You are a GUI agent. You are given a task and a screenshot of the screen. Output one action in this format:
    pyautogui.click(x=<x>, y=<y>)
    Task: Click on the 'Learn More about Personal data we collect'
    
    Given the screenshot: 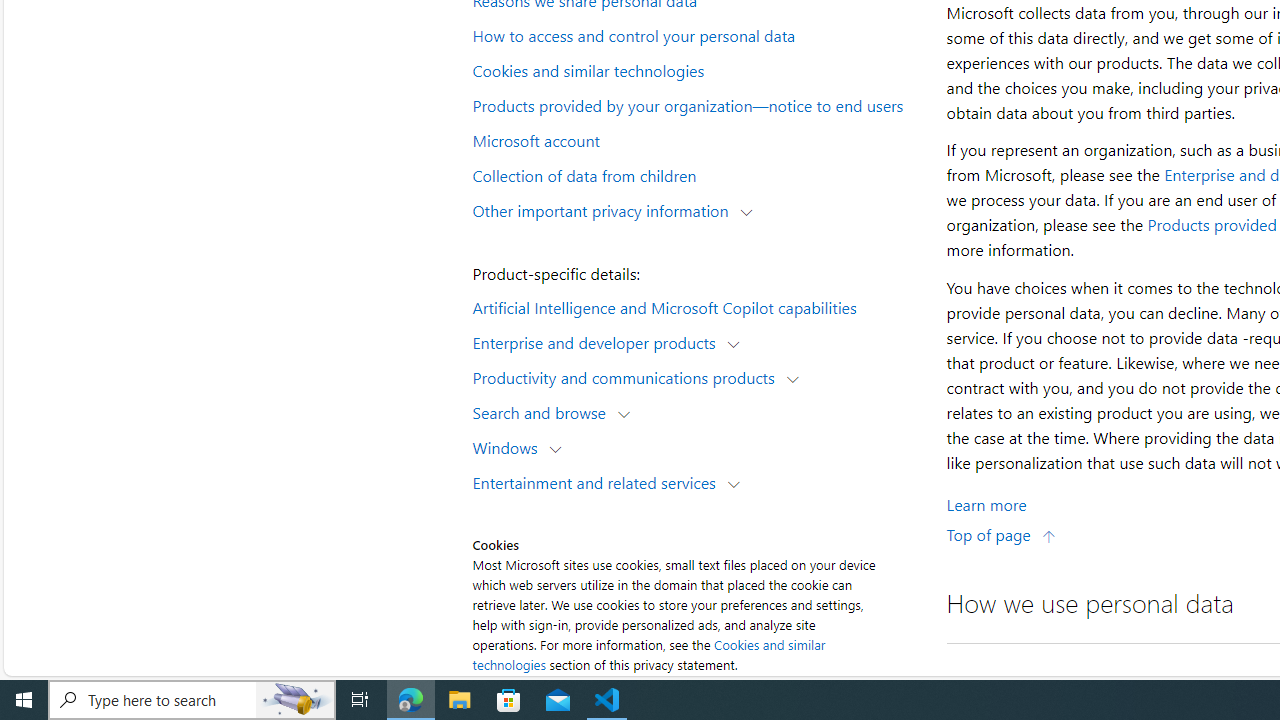 What is the action you would take?
    pyautogui.click(x=986, y=503)
    